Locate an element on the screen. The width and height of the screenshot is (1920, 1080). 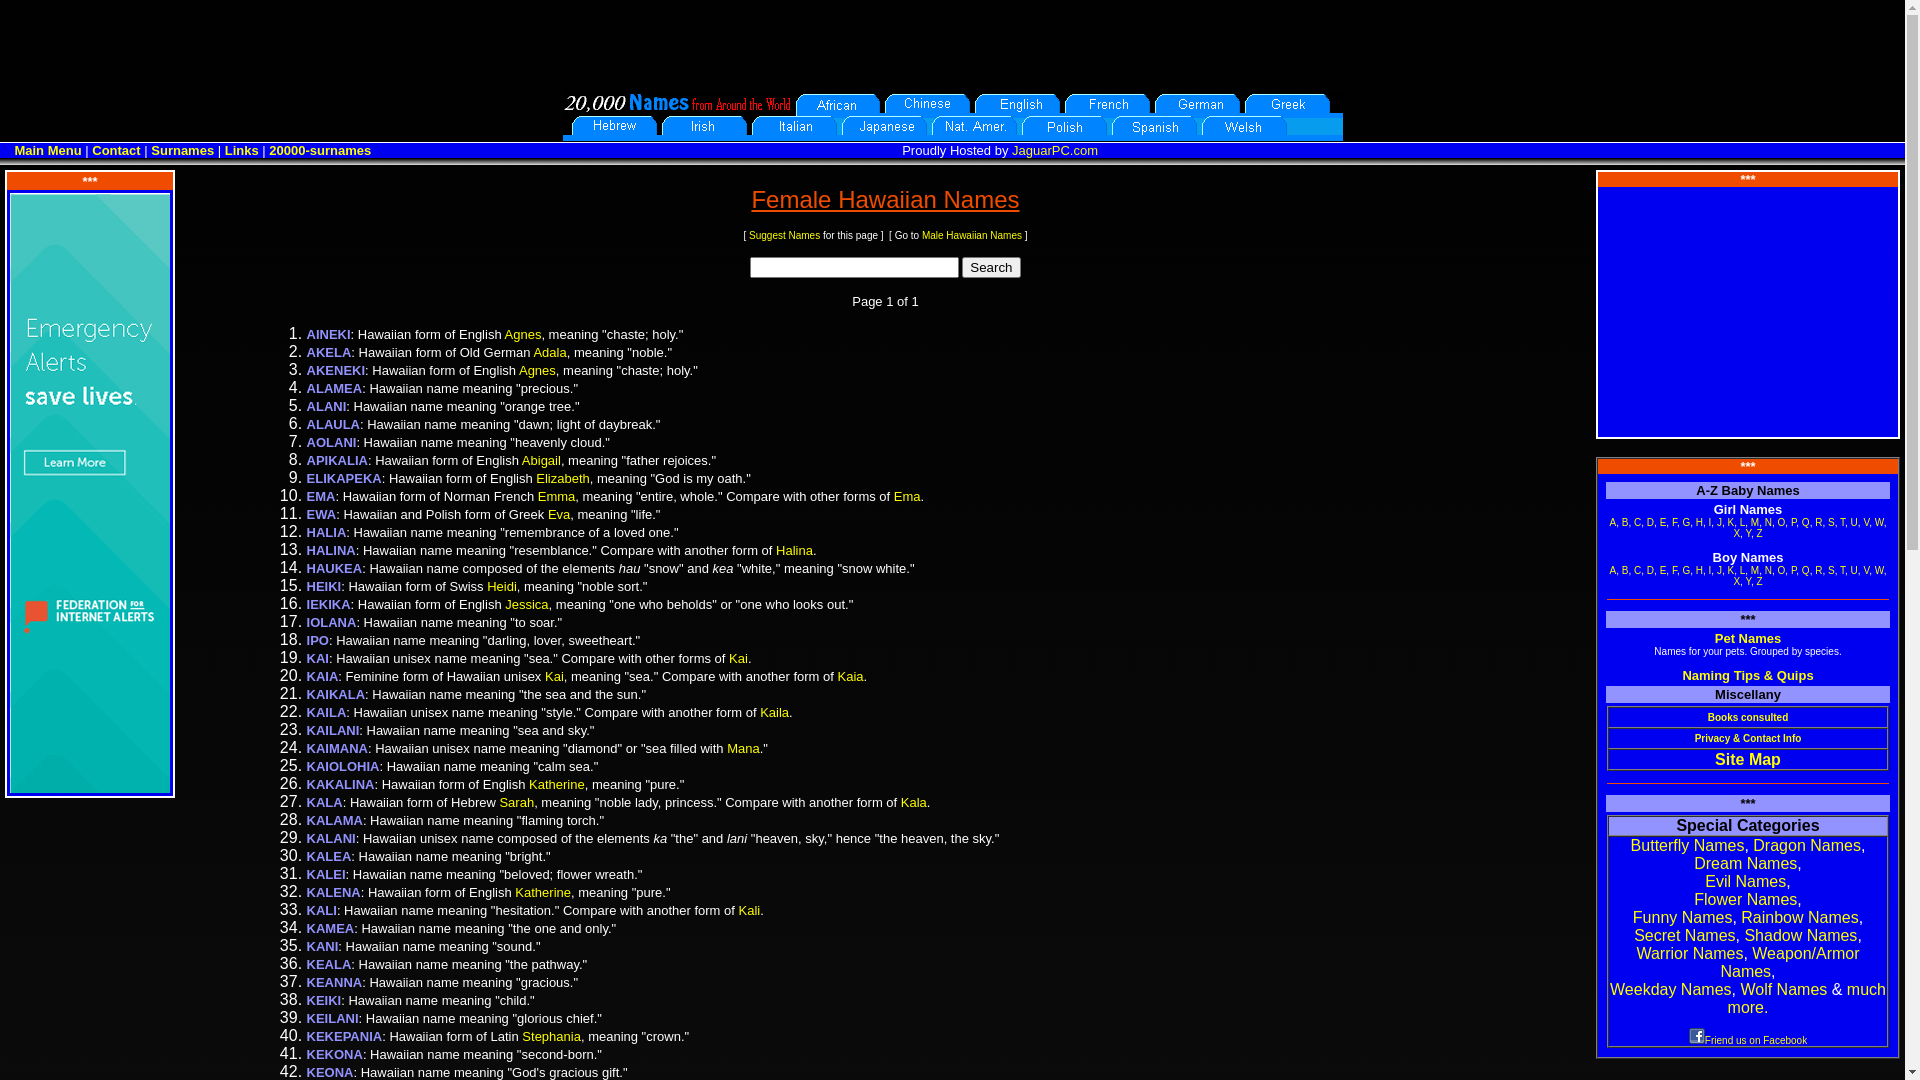
'Halina' is located at coordinates (793, 550).